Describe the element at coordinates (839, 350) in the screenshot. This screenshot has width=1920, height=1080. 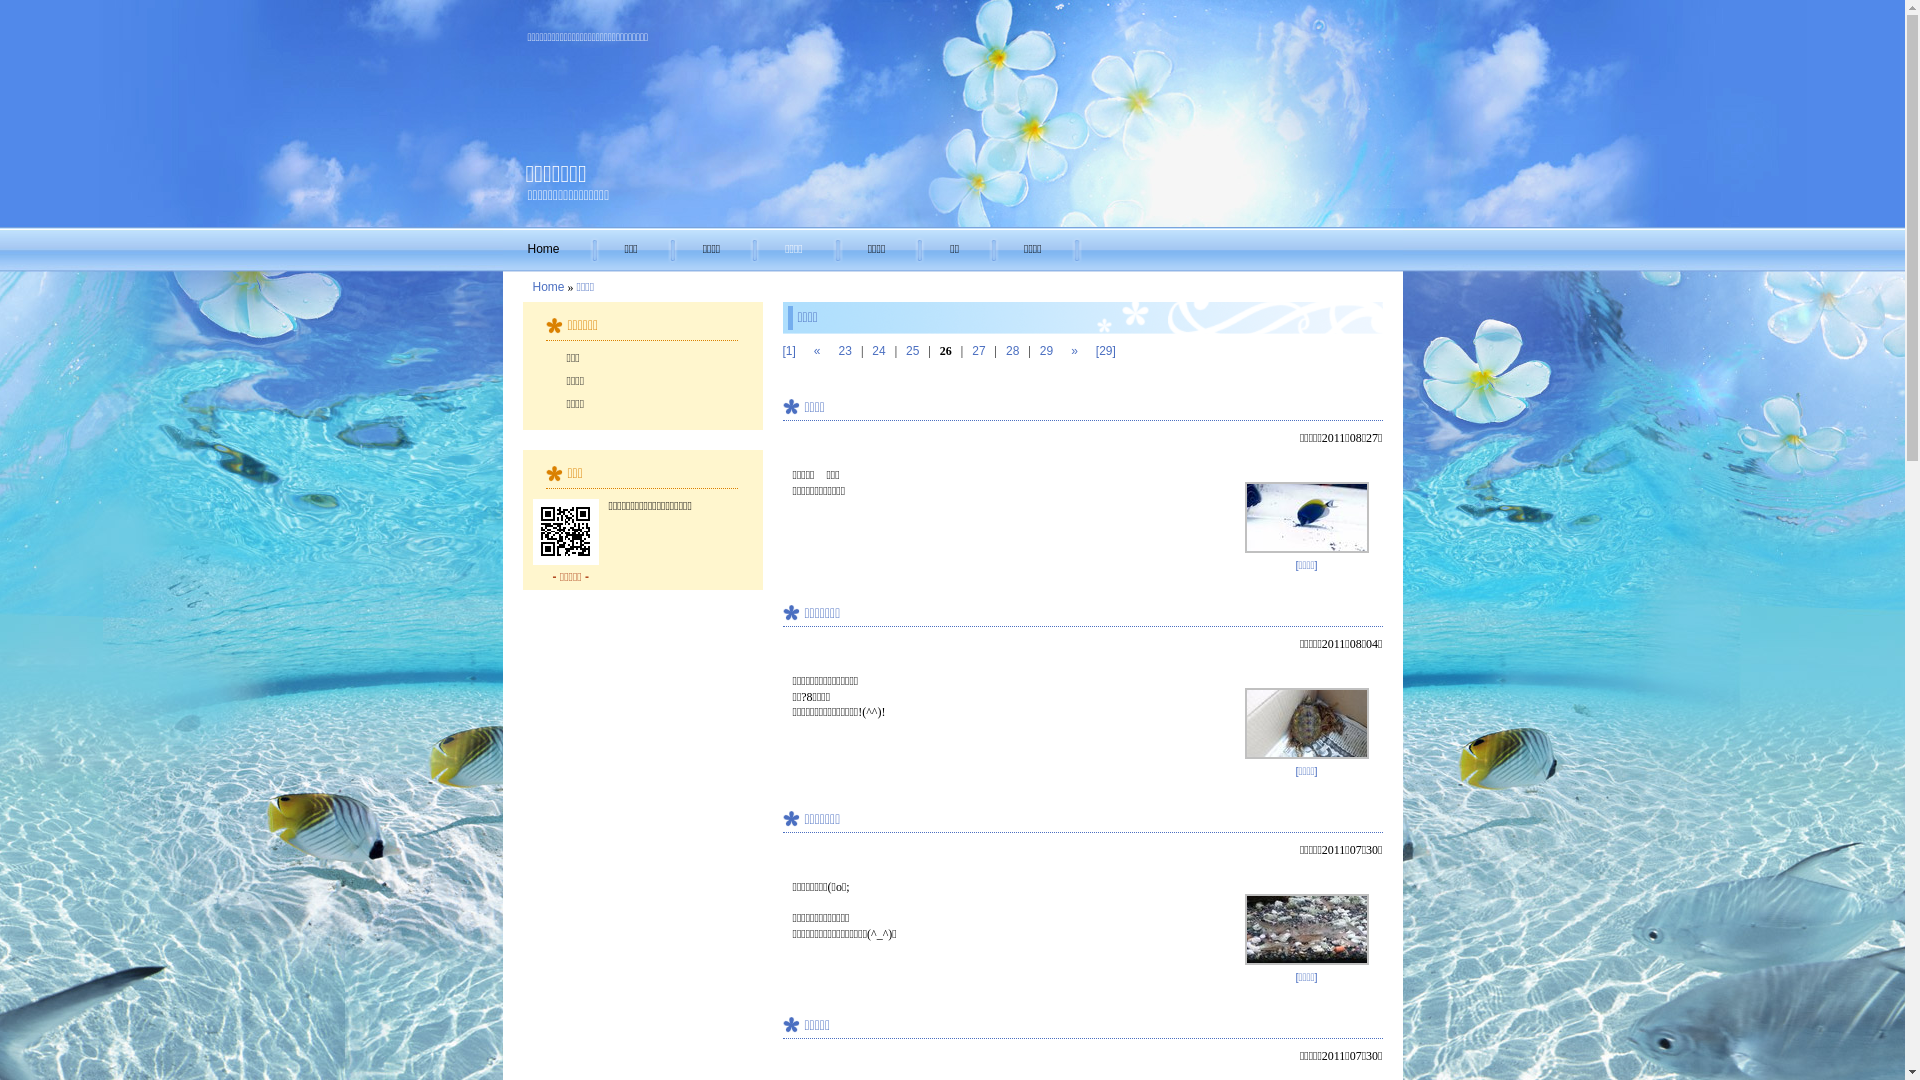
I see `'23'` at that location.